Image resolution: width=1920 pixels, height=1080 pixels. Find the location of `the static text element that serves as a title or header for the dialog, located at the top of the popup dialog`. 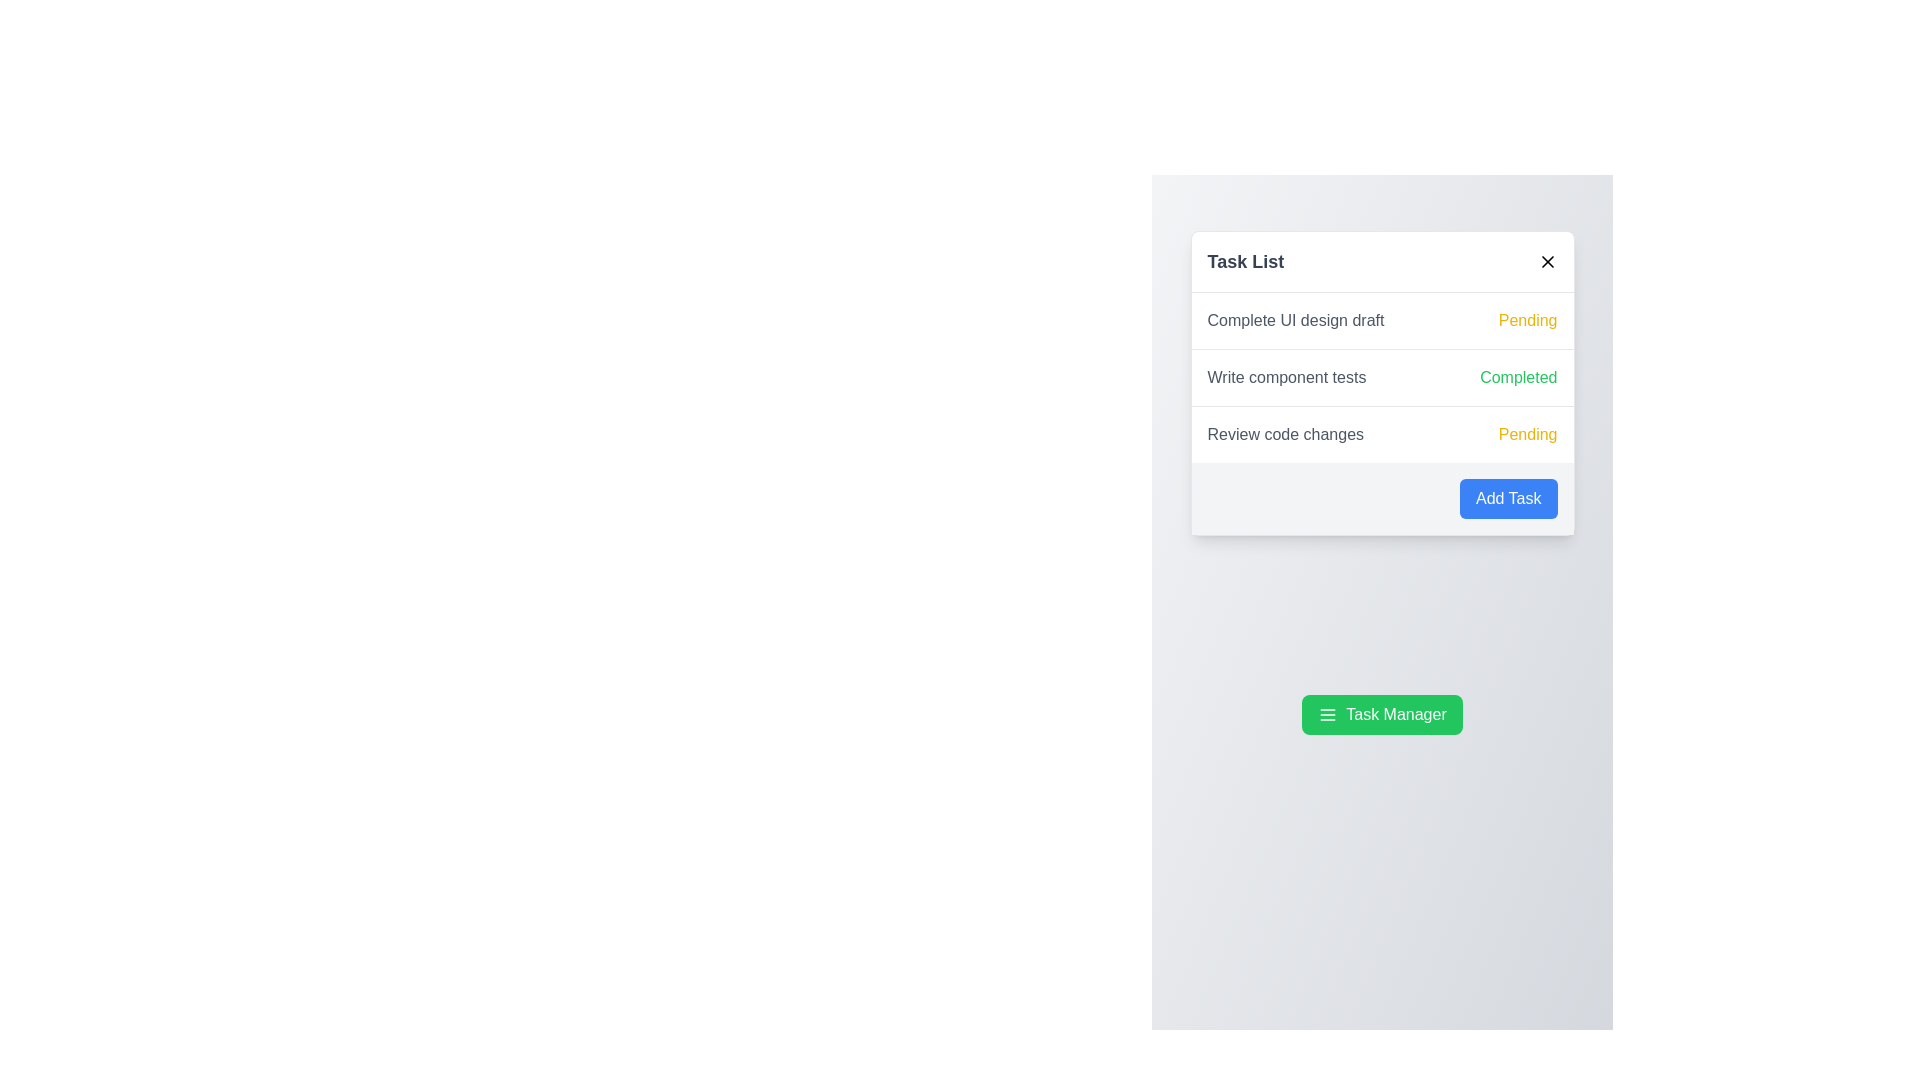

the static text element that serves as a title or header for the dialog, located at the top of the popup dialog is located at coordinates (1244, 261).